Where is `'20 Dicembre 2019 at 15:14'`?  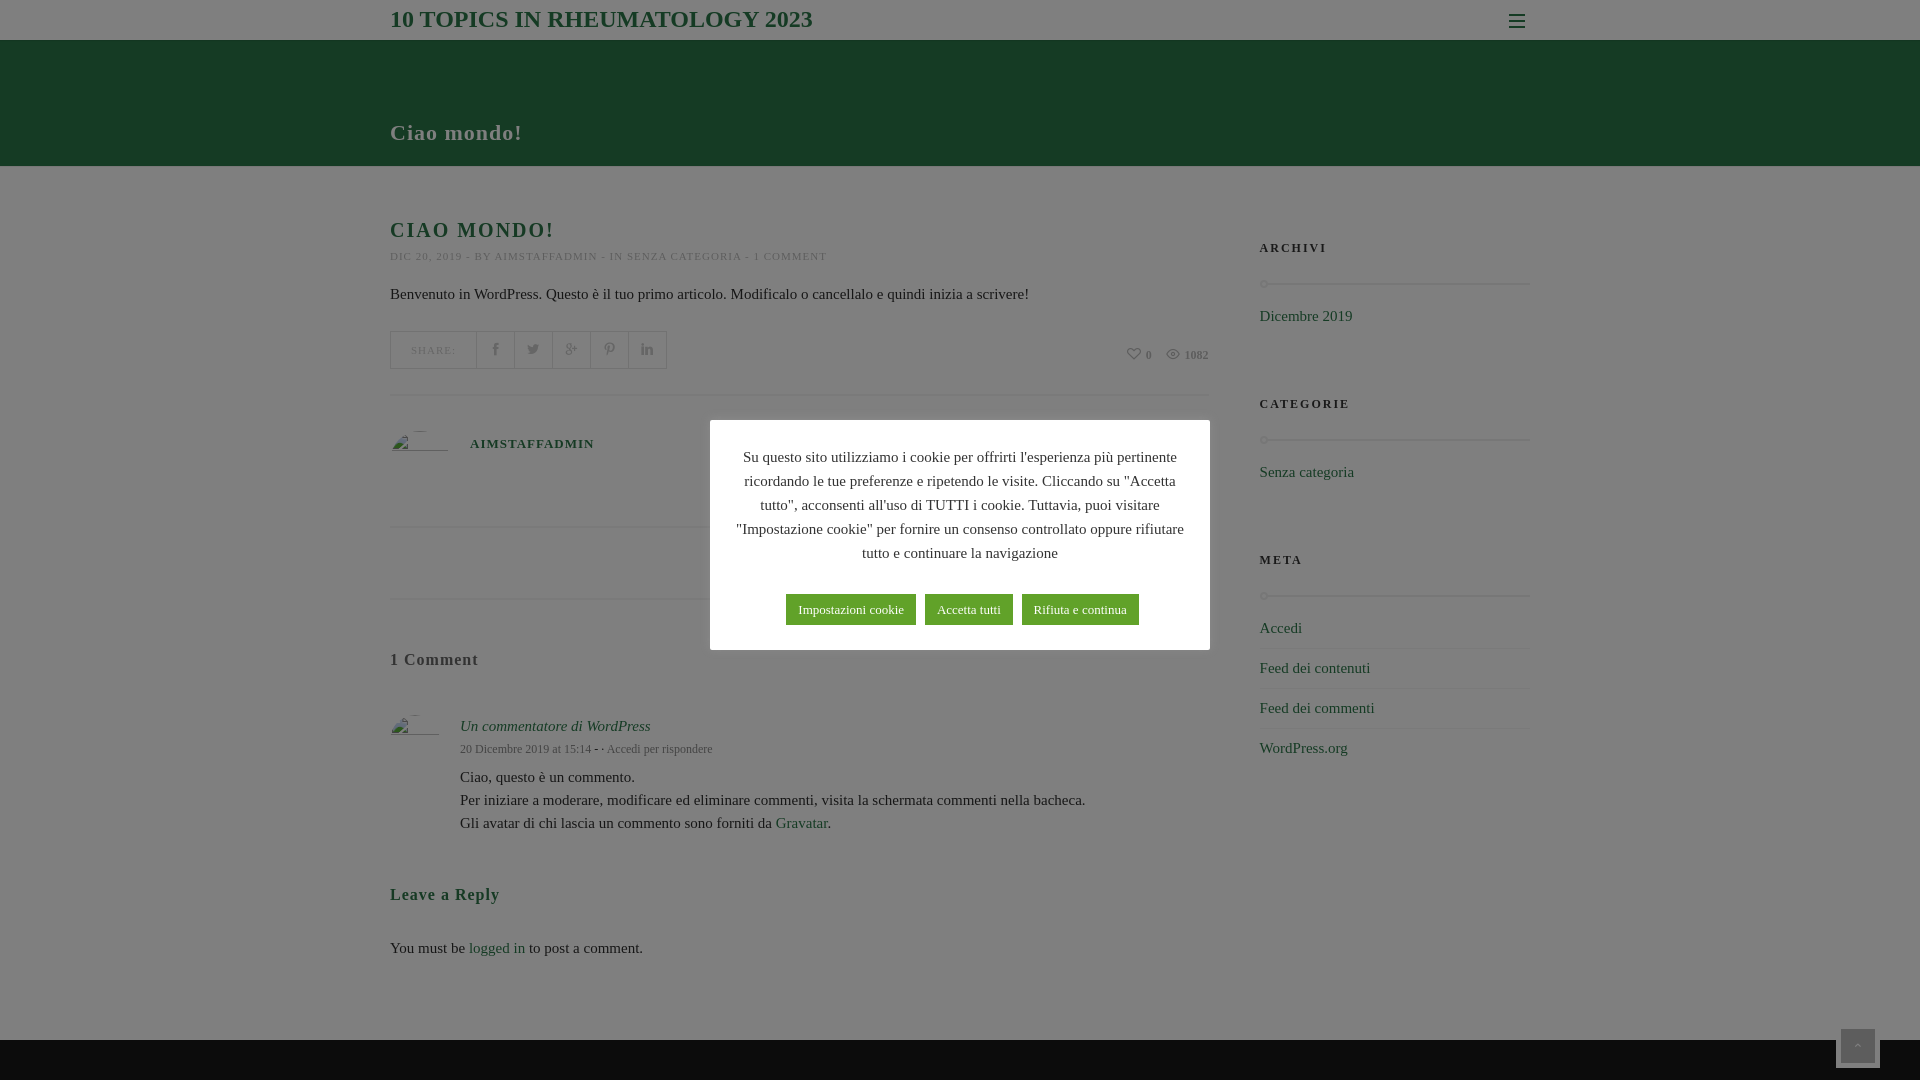
'20 Dicembre 2019 at 15:14' is located at coordinates (525, 748).